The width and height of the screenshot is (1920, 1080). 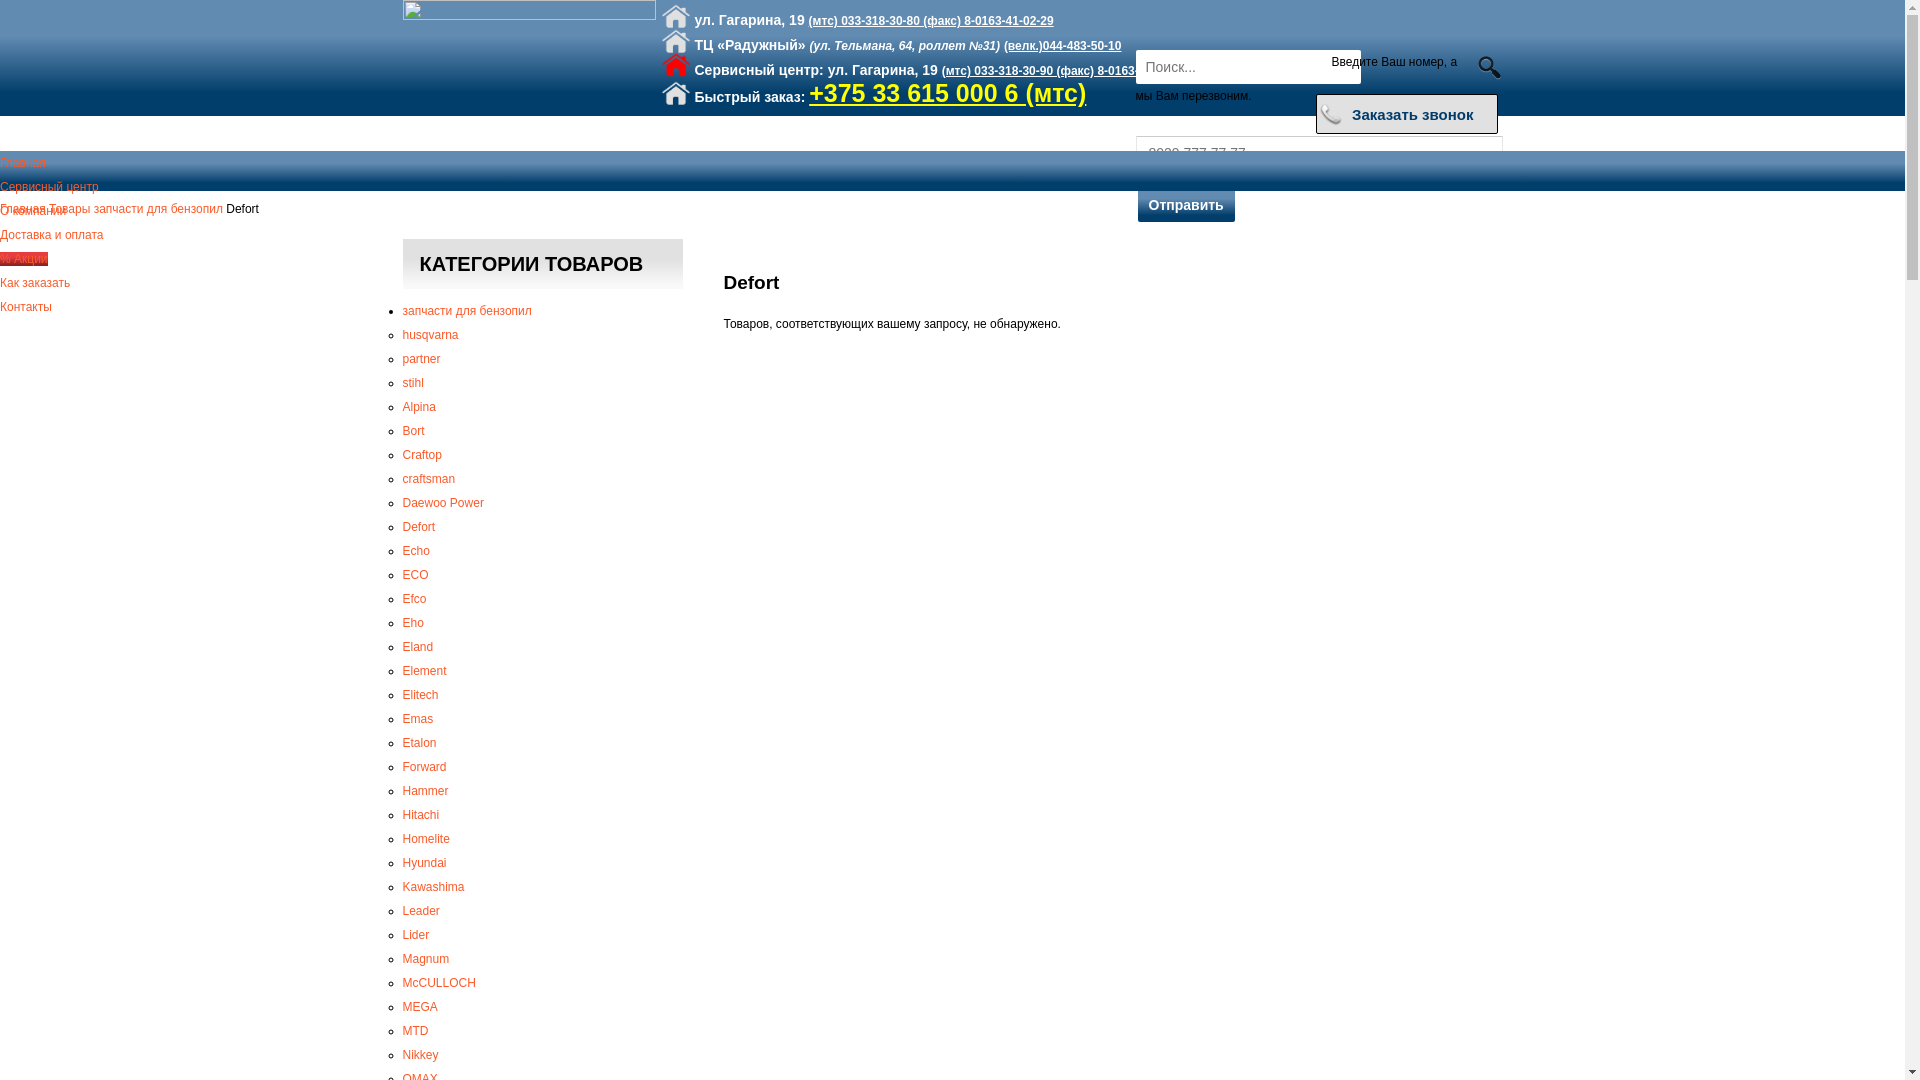 What do you see at coordinates (422, 671) in the screenshot?
I see `'Element'` at bounding box center [422, 671].